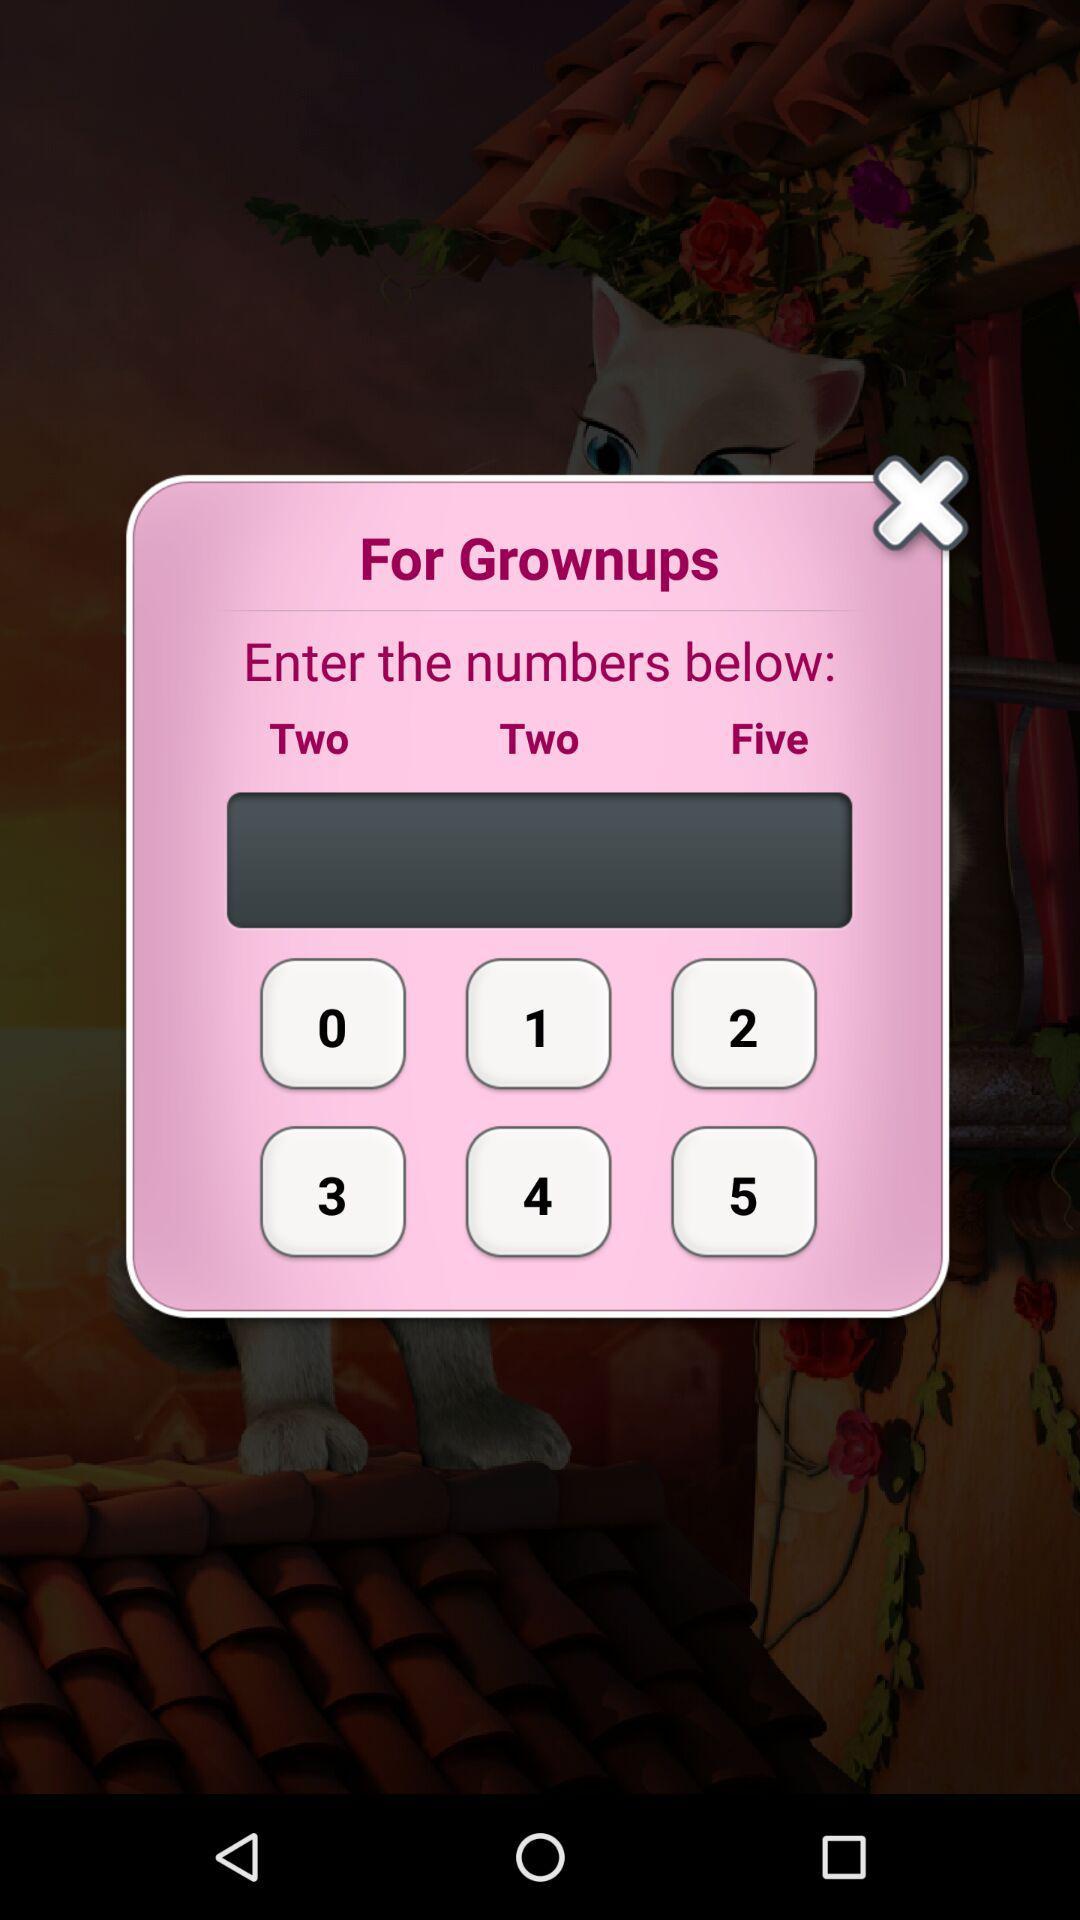 The width and height of the screenshot is (1080, 1920). What do you see at coordinates (744, 1023) in the screenshot?
I see `the 2 item` at bounding box center [744, 1023].